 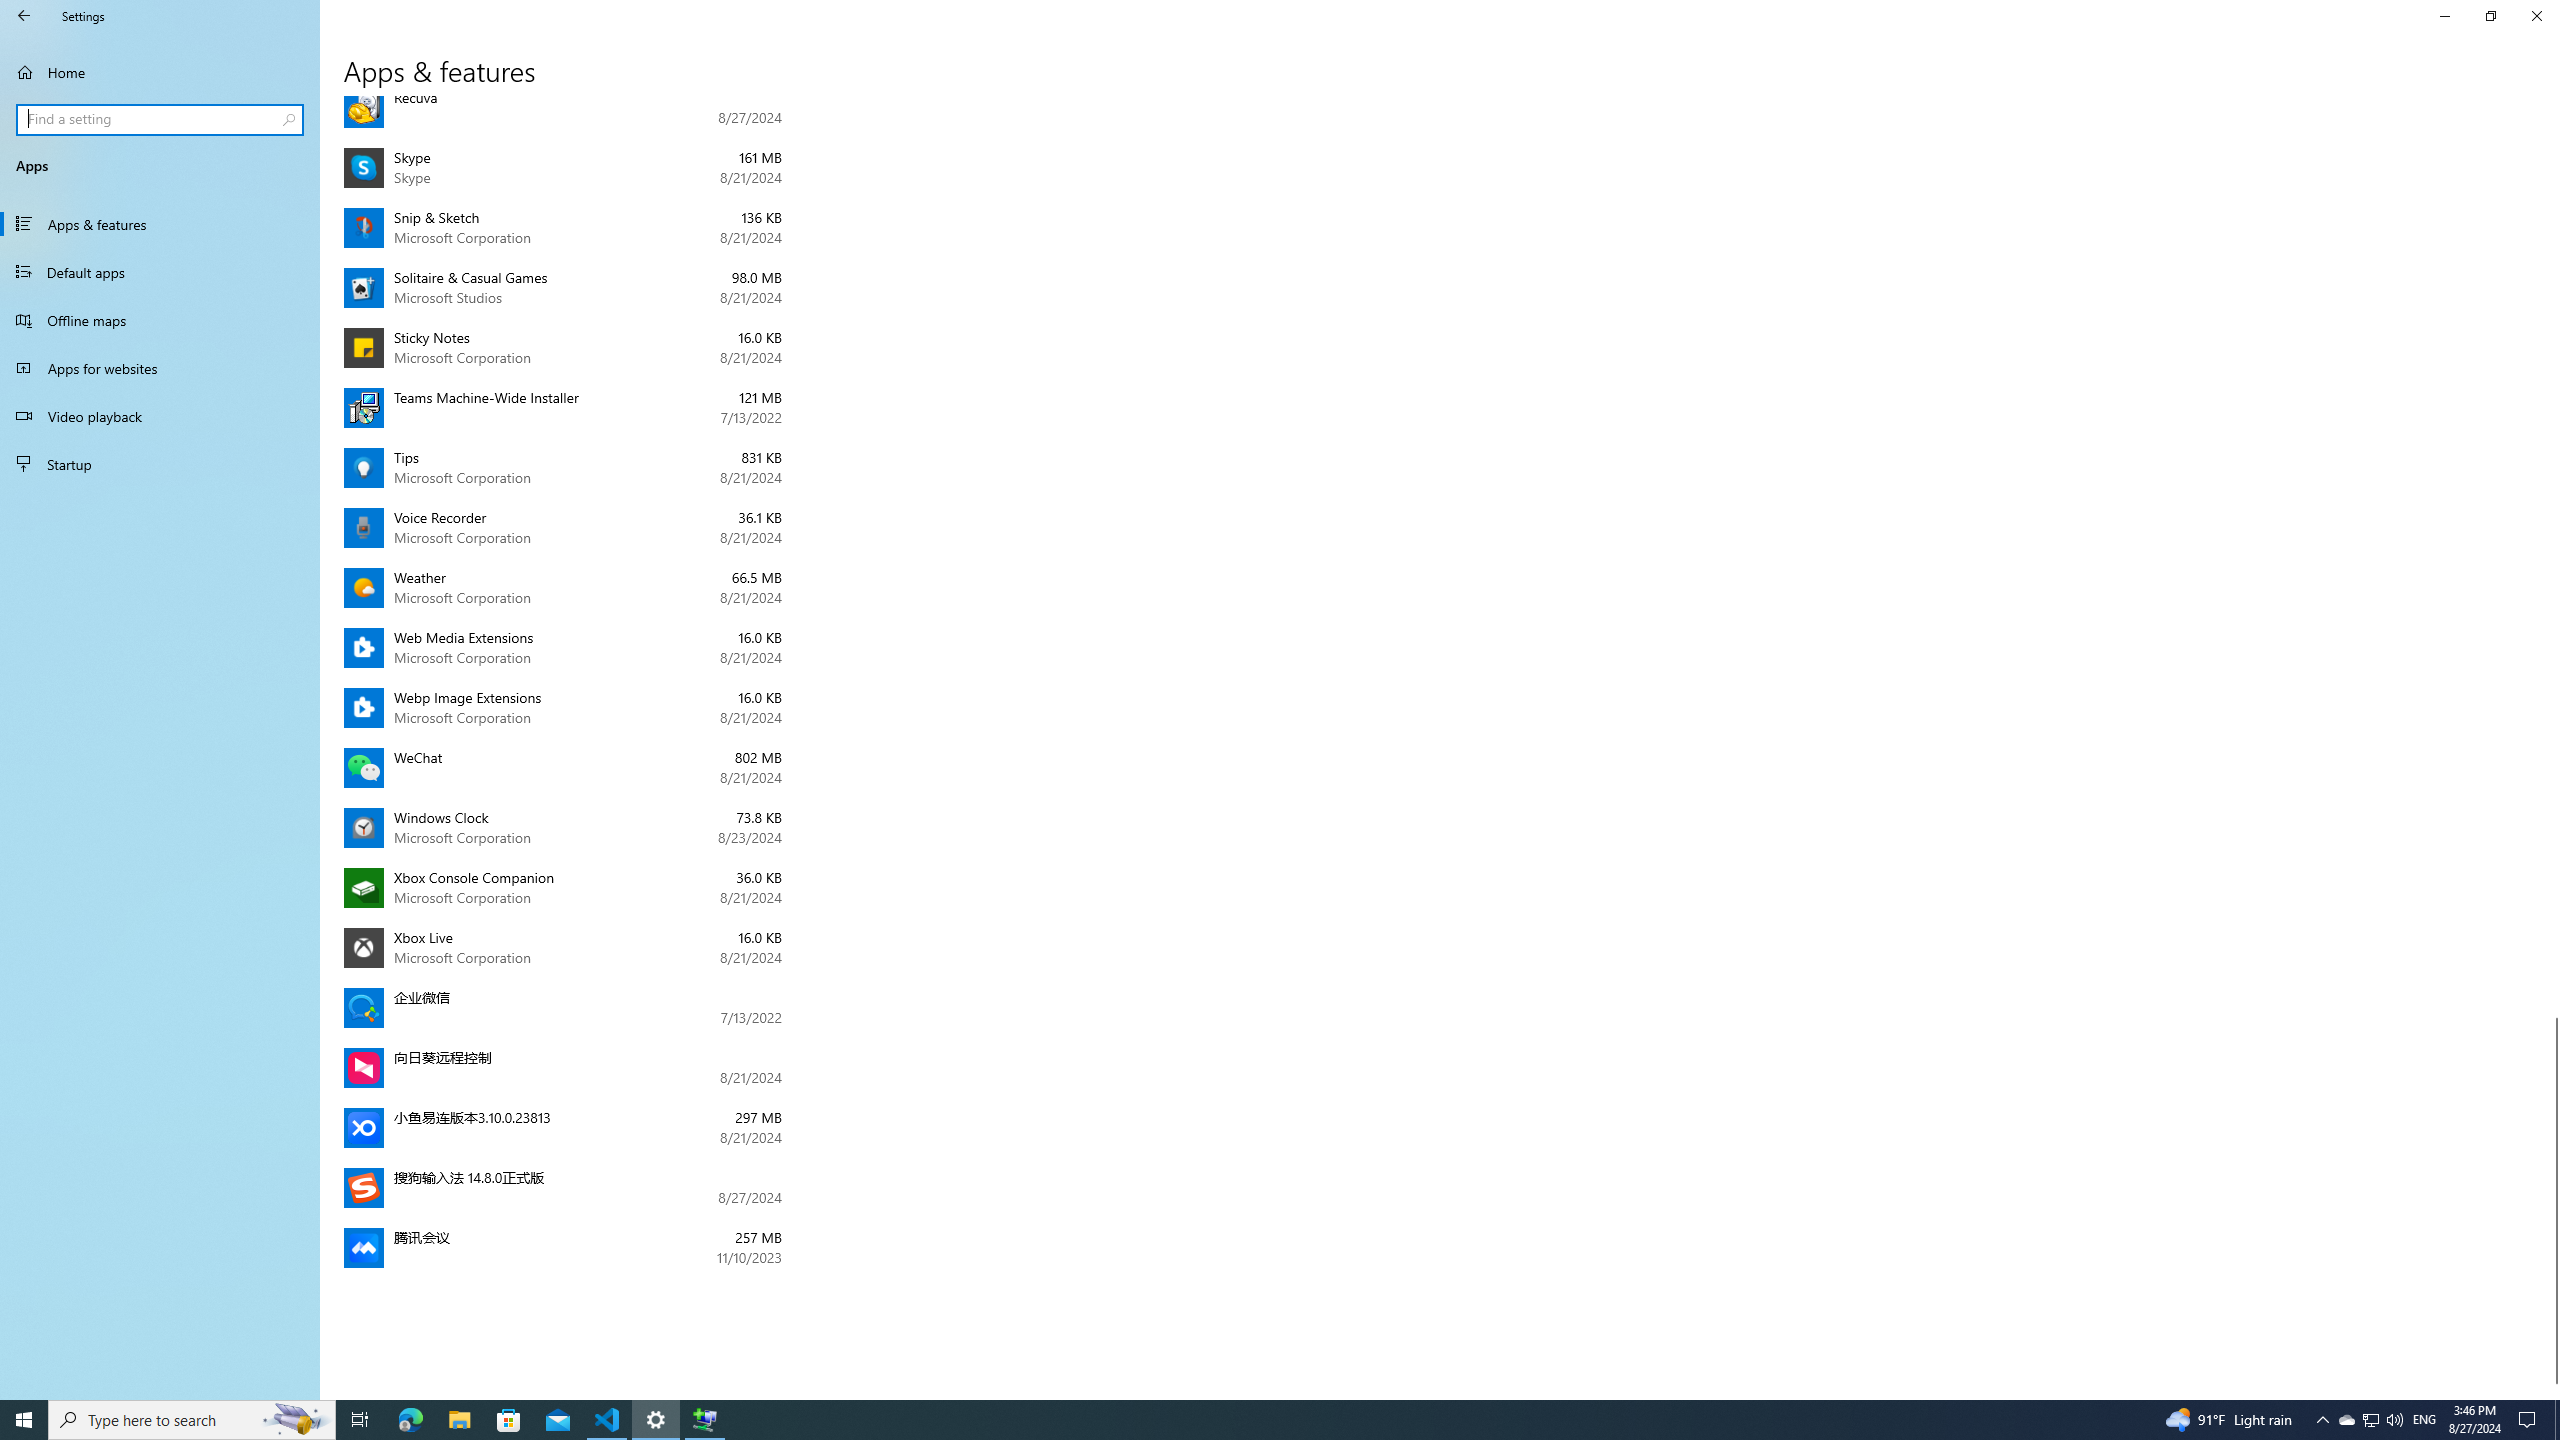 I want to click on 'Default apps', so click(x=159, y=271).